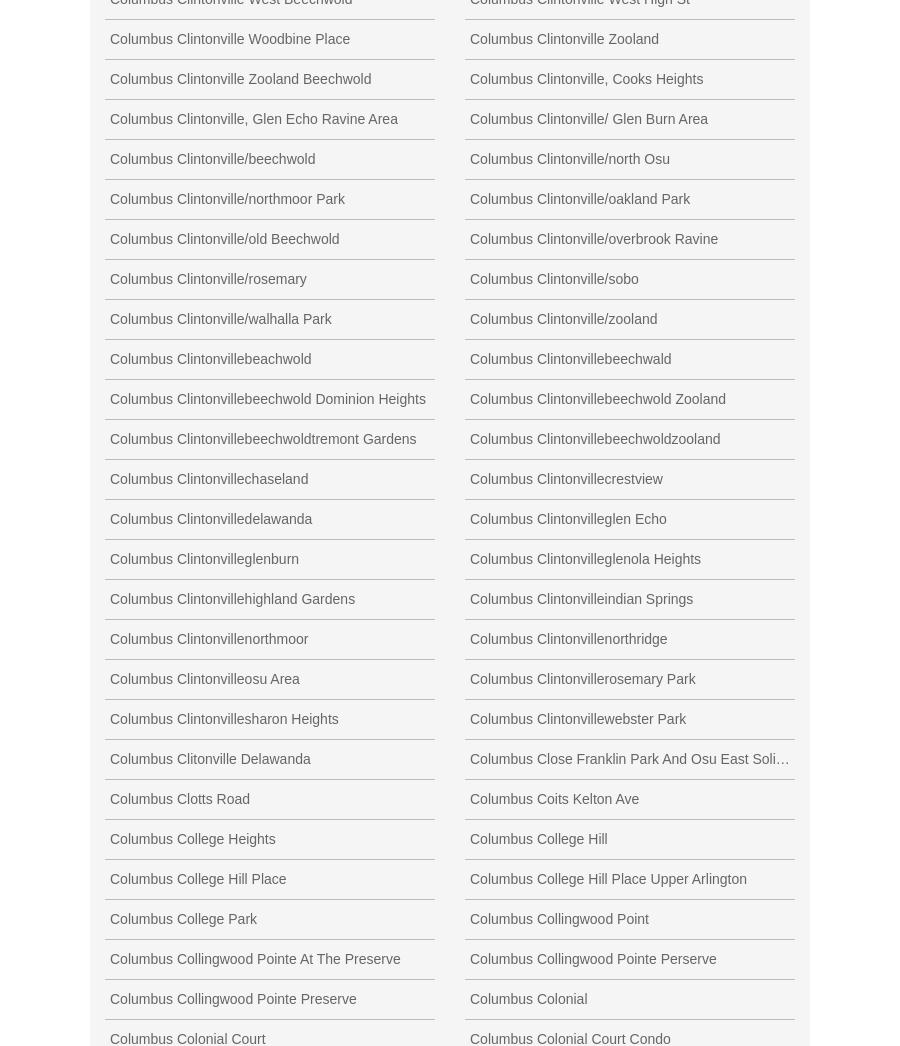  Describe the element at coordinates (570, 357) in the screenshot. I see `'Columbus Clintonvillebeechwald'` at that location.